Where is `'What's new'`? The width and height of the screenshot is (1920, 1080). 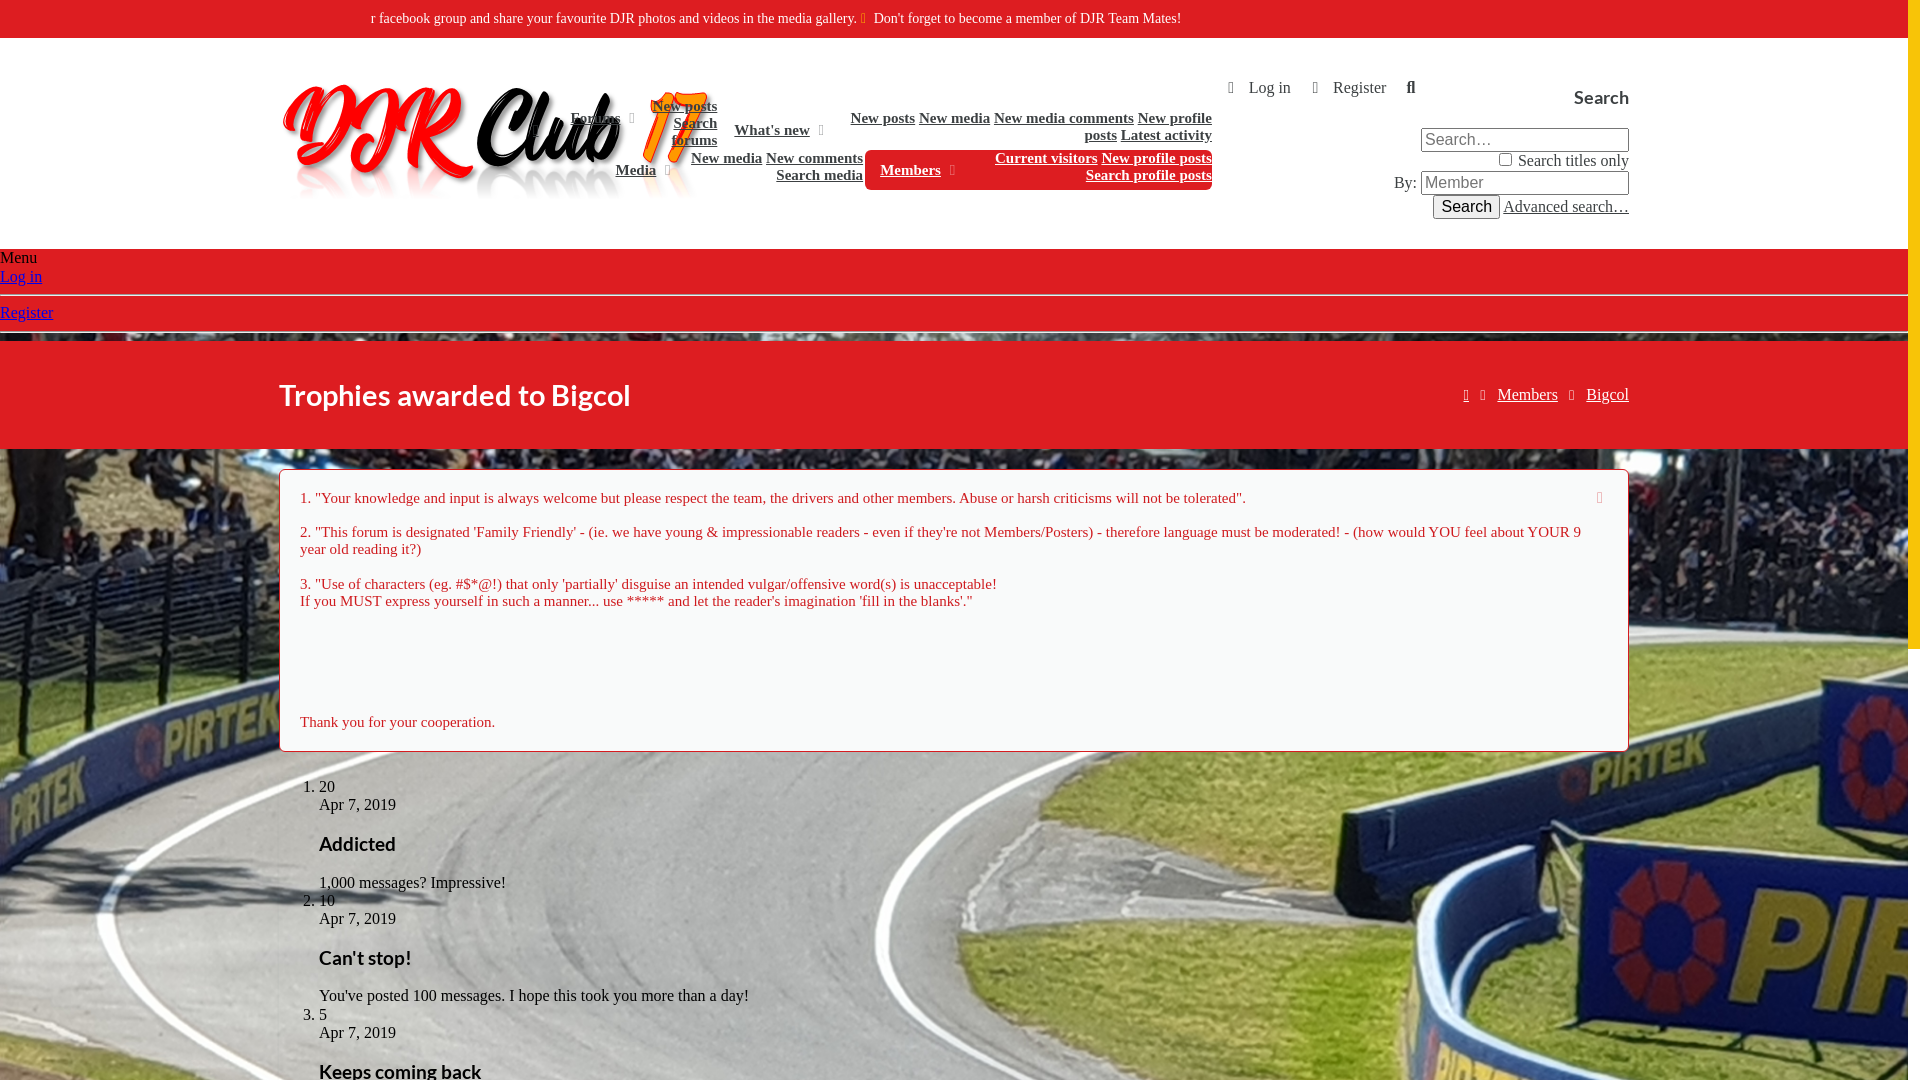 'What's new' is located at coordinates (765, 130).